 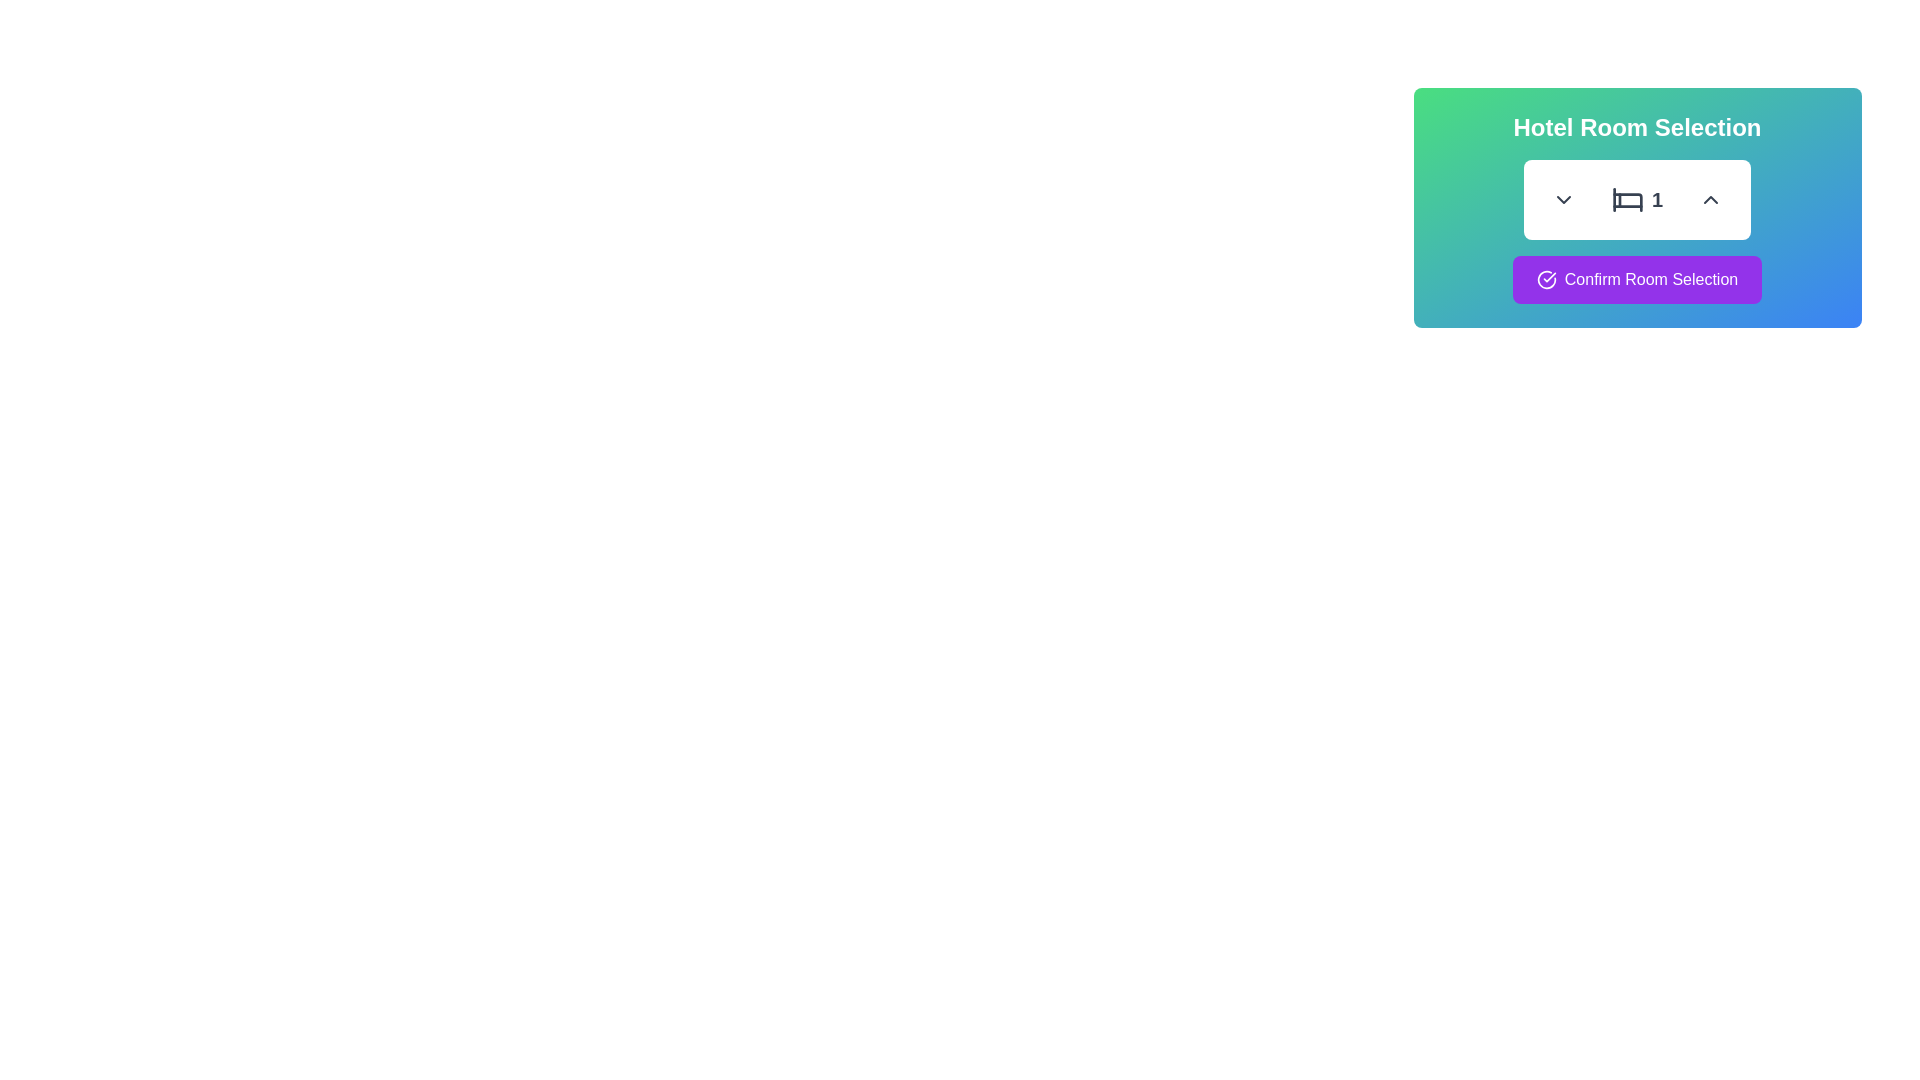 What do you see at coordinates (1545, 280) in the screenshot?
I see `the decorative icon located to the left of the 'Confirm Room Selection' text within the purple button at the bottom of the card` at bounding box center [1545, 280].